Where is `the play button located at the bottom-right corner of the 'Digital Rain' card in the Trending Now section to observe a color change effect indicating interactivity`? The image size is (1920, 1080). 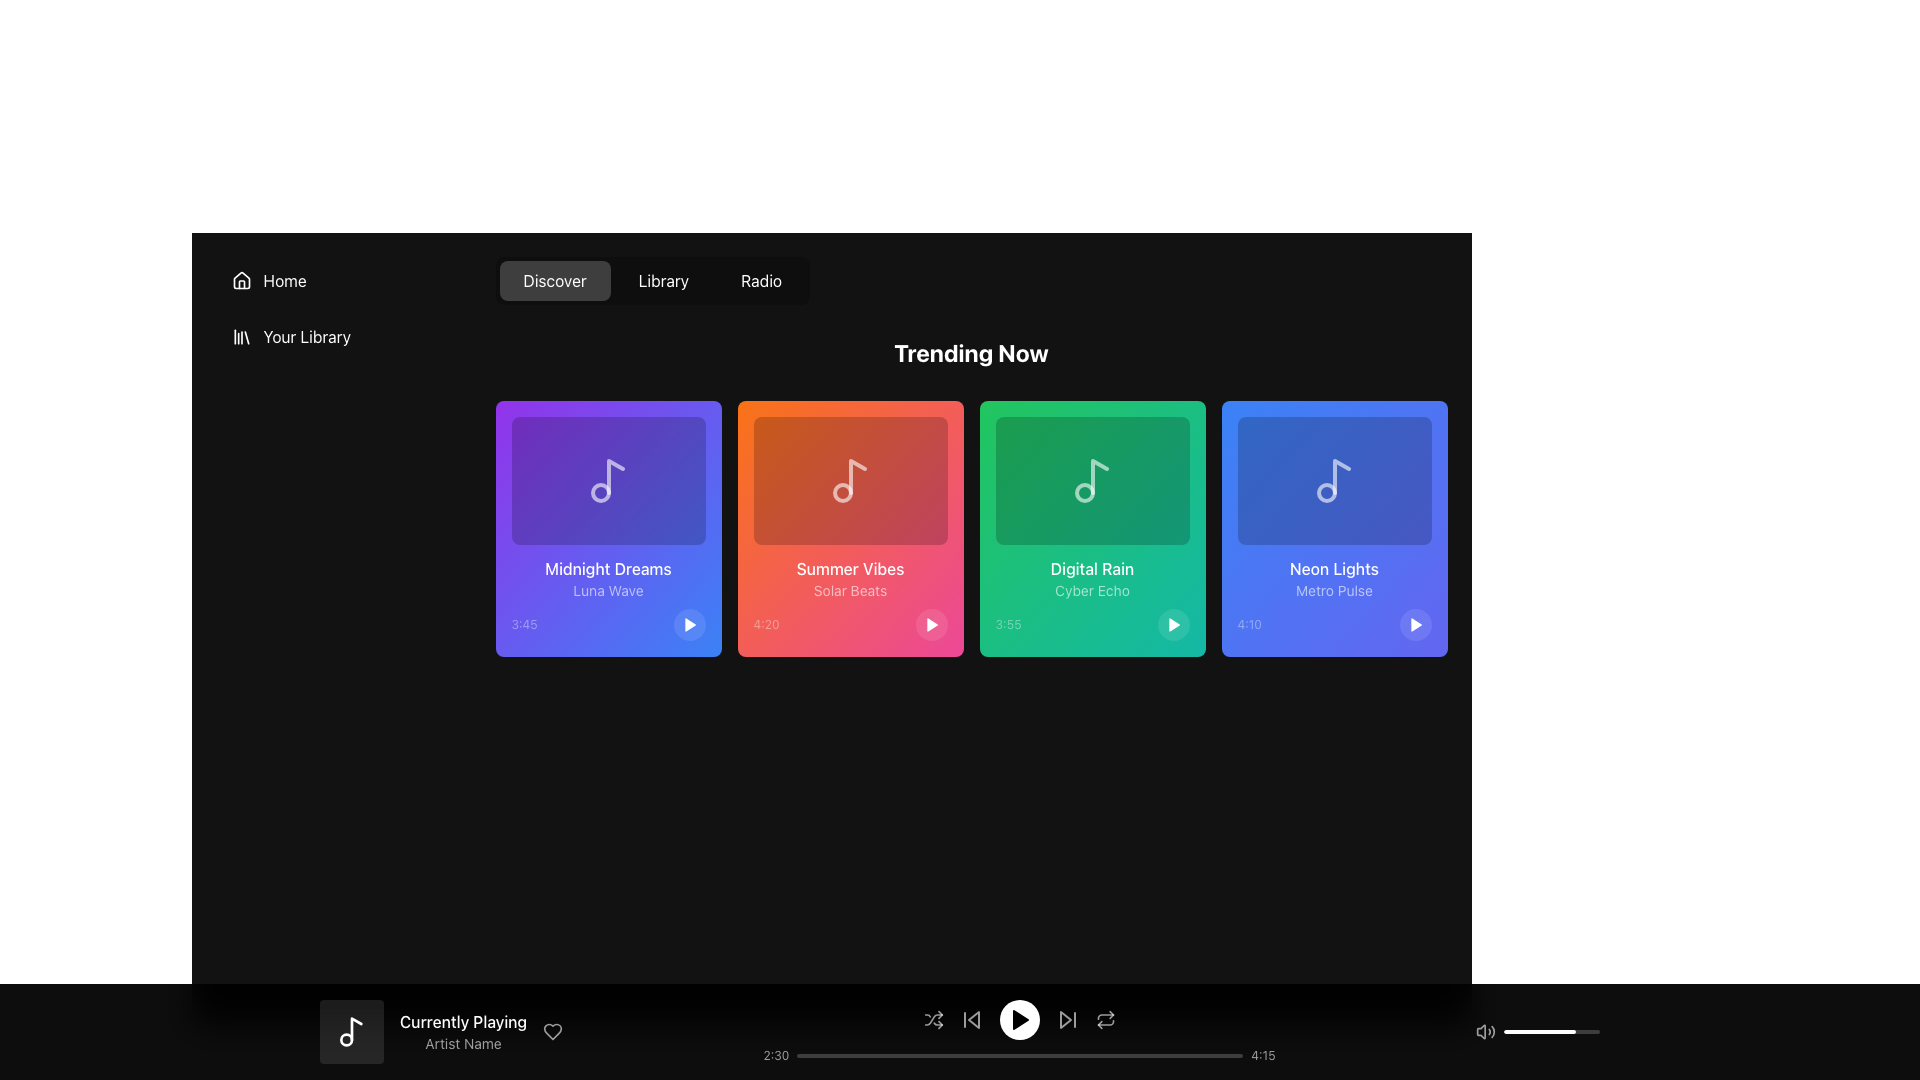
the play button located at the bottom-right corner of the 'Digital Rain' card in the Trending Now section to observe a color change effect indicating interactivity is located at coordinates (1173, 623).